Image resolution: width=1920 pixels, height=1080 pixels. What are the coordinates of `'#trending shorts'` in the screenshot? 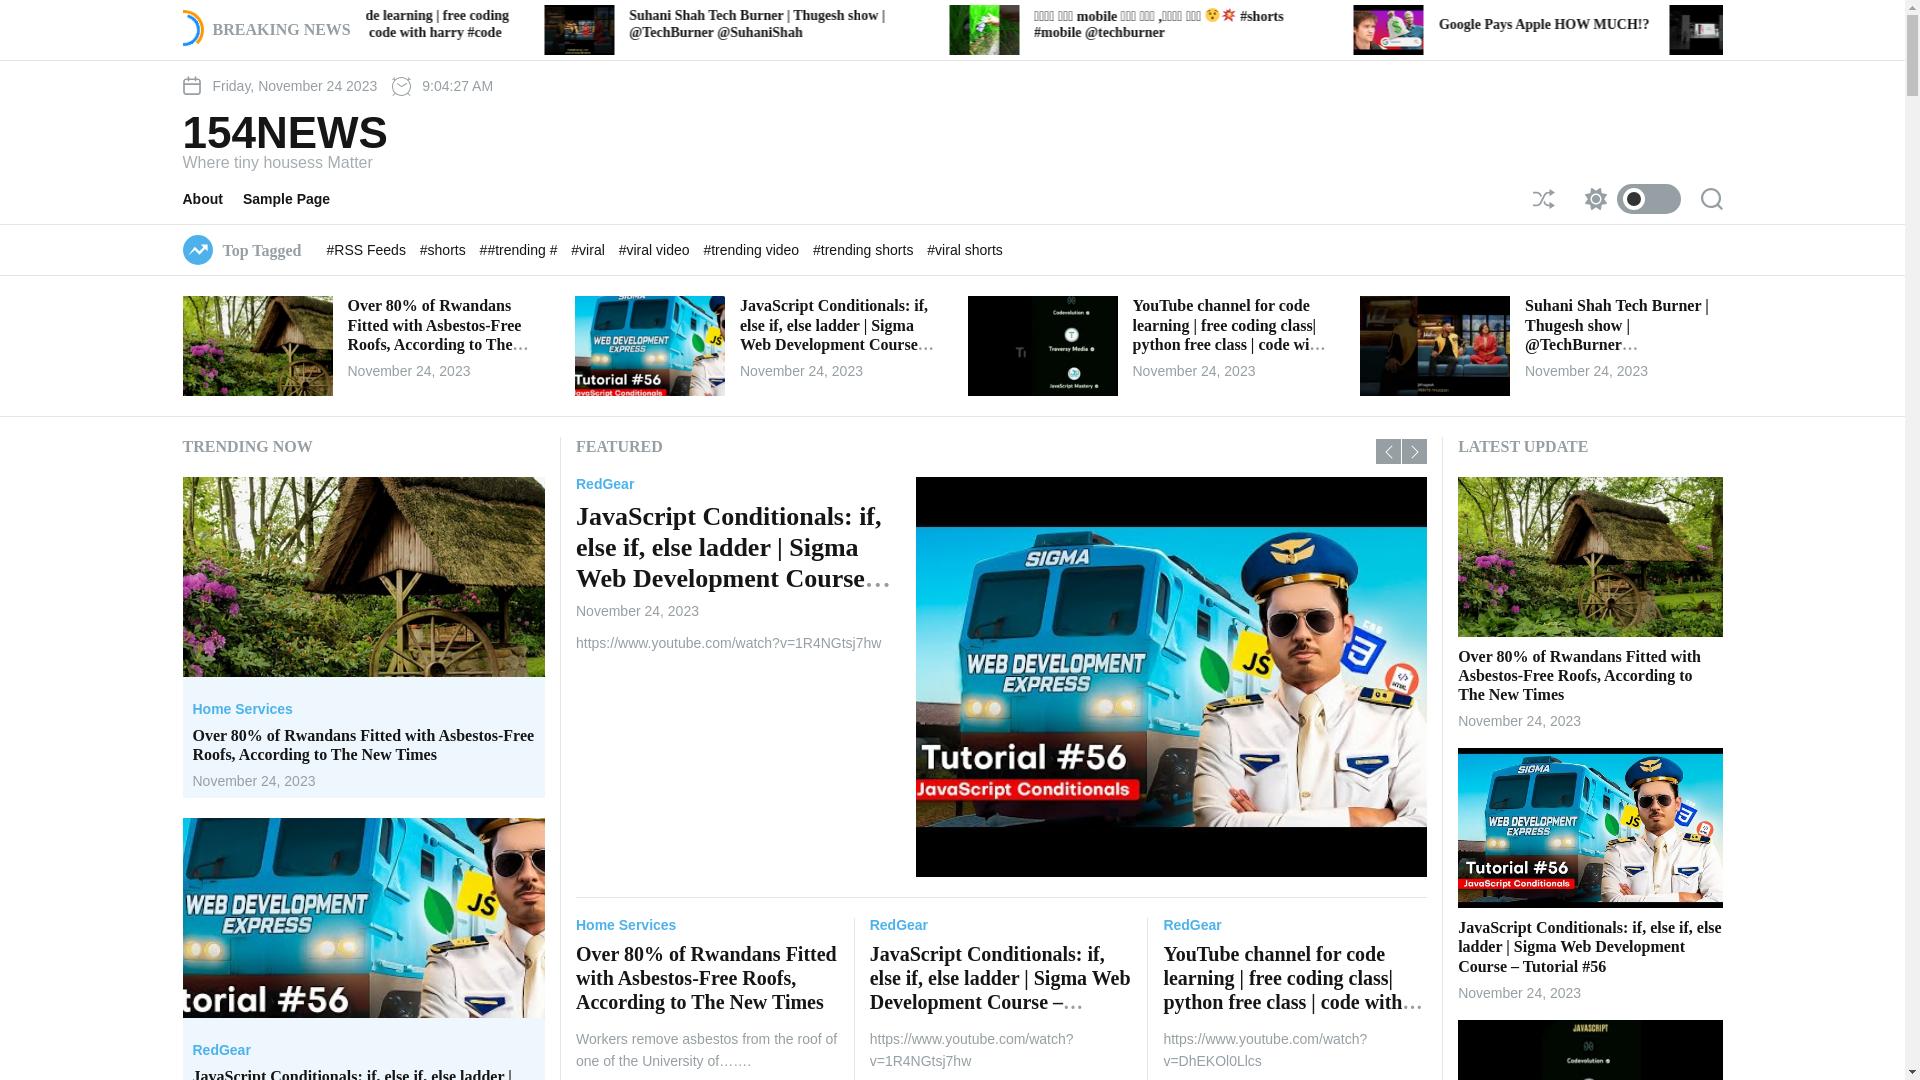 It's located at (864, 249).